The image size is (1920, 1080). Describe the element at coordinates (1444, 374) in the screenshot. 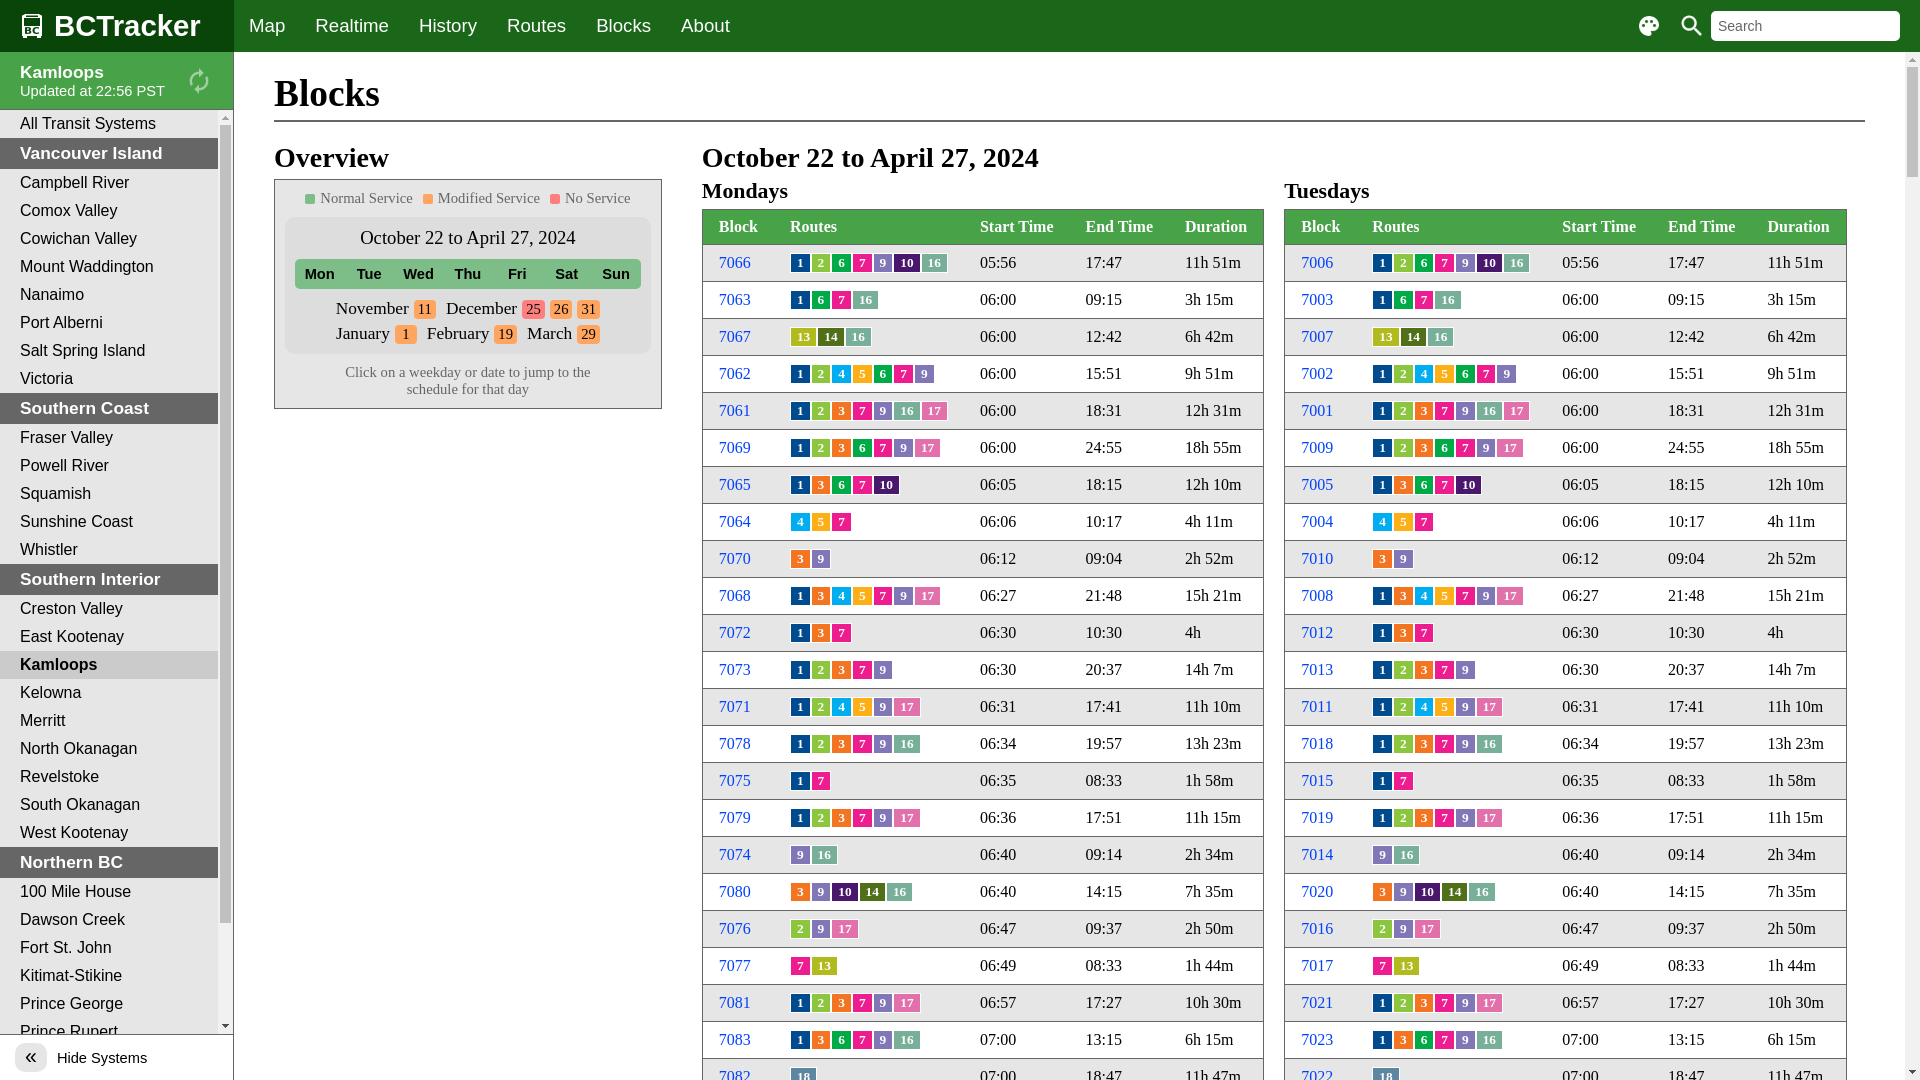

I see `'5'` at that location.